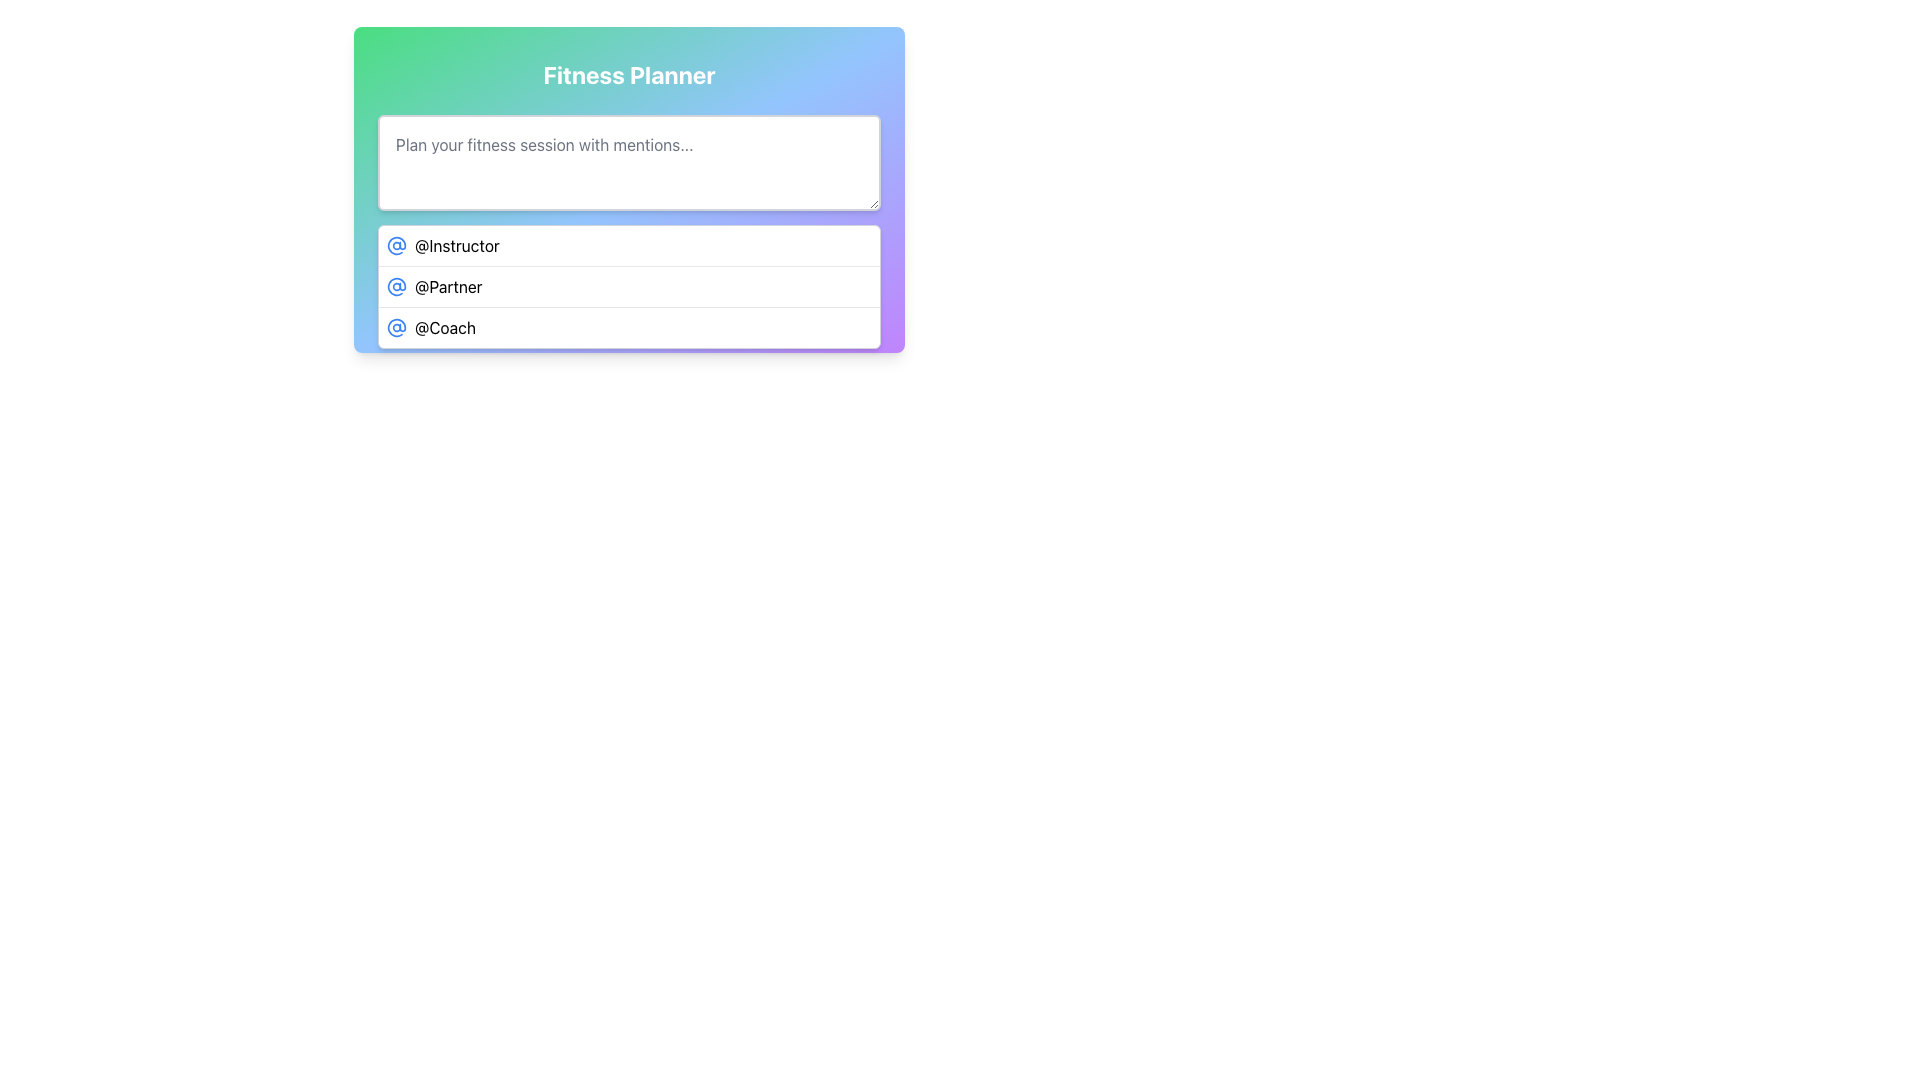 This screenshot has height=1080, width=1920. I want to click on the second list item, so click(628, 281).